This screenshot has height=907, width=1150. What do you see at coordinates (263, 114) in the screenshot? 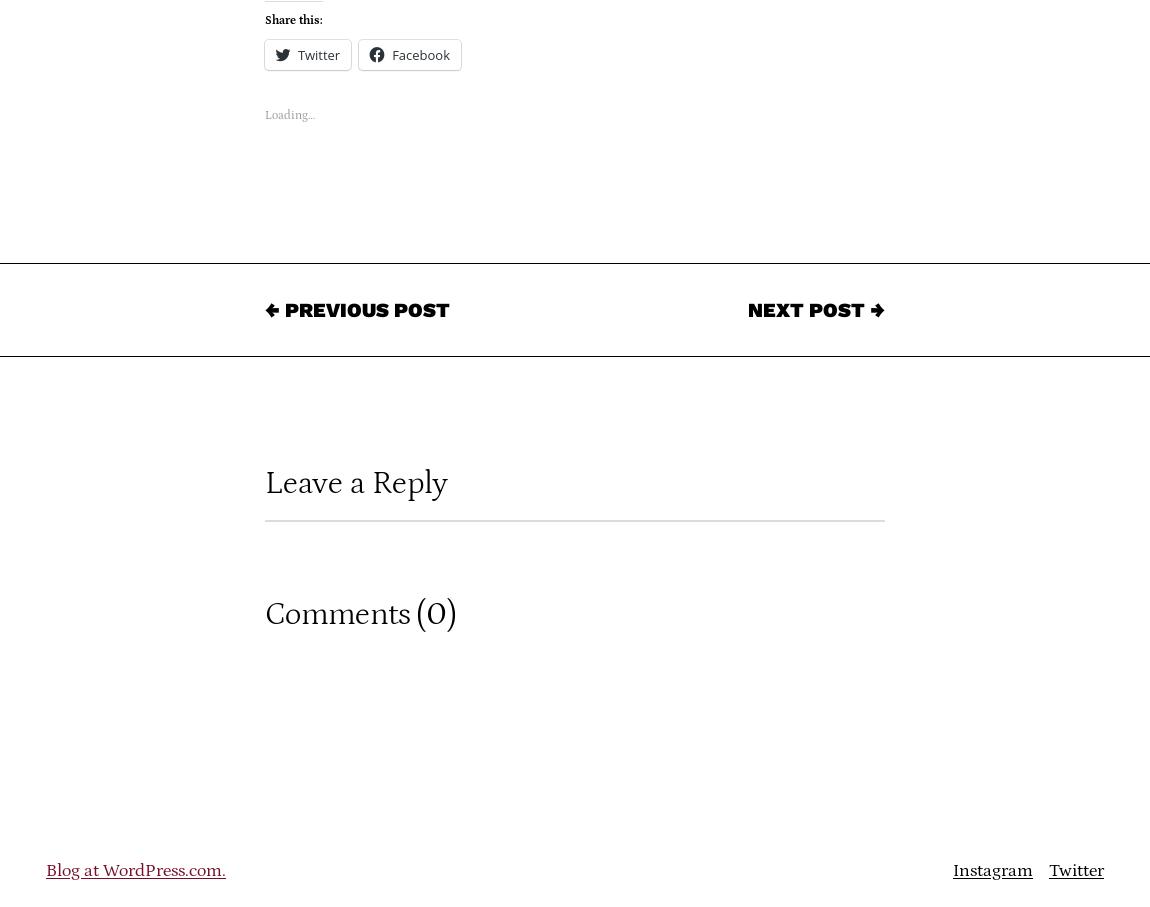
I see `'Loading…'` at bounding box center [263, 114].